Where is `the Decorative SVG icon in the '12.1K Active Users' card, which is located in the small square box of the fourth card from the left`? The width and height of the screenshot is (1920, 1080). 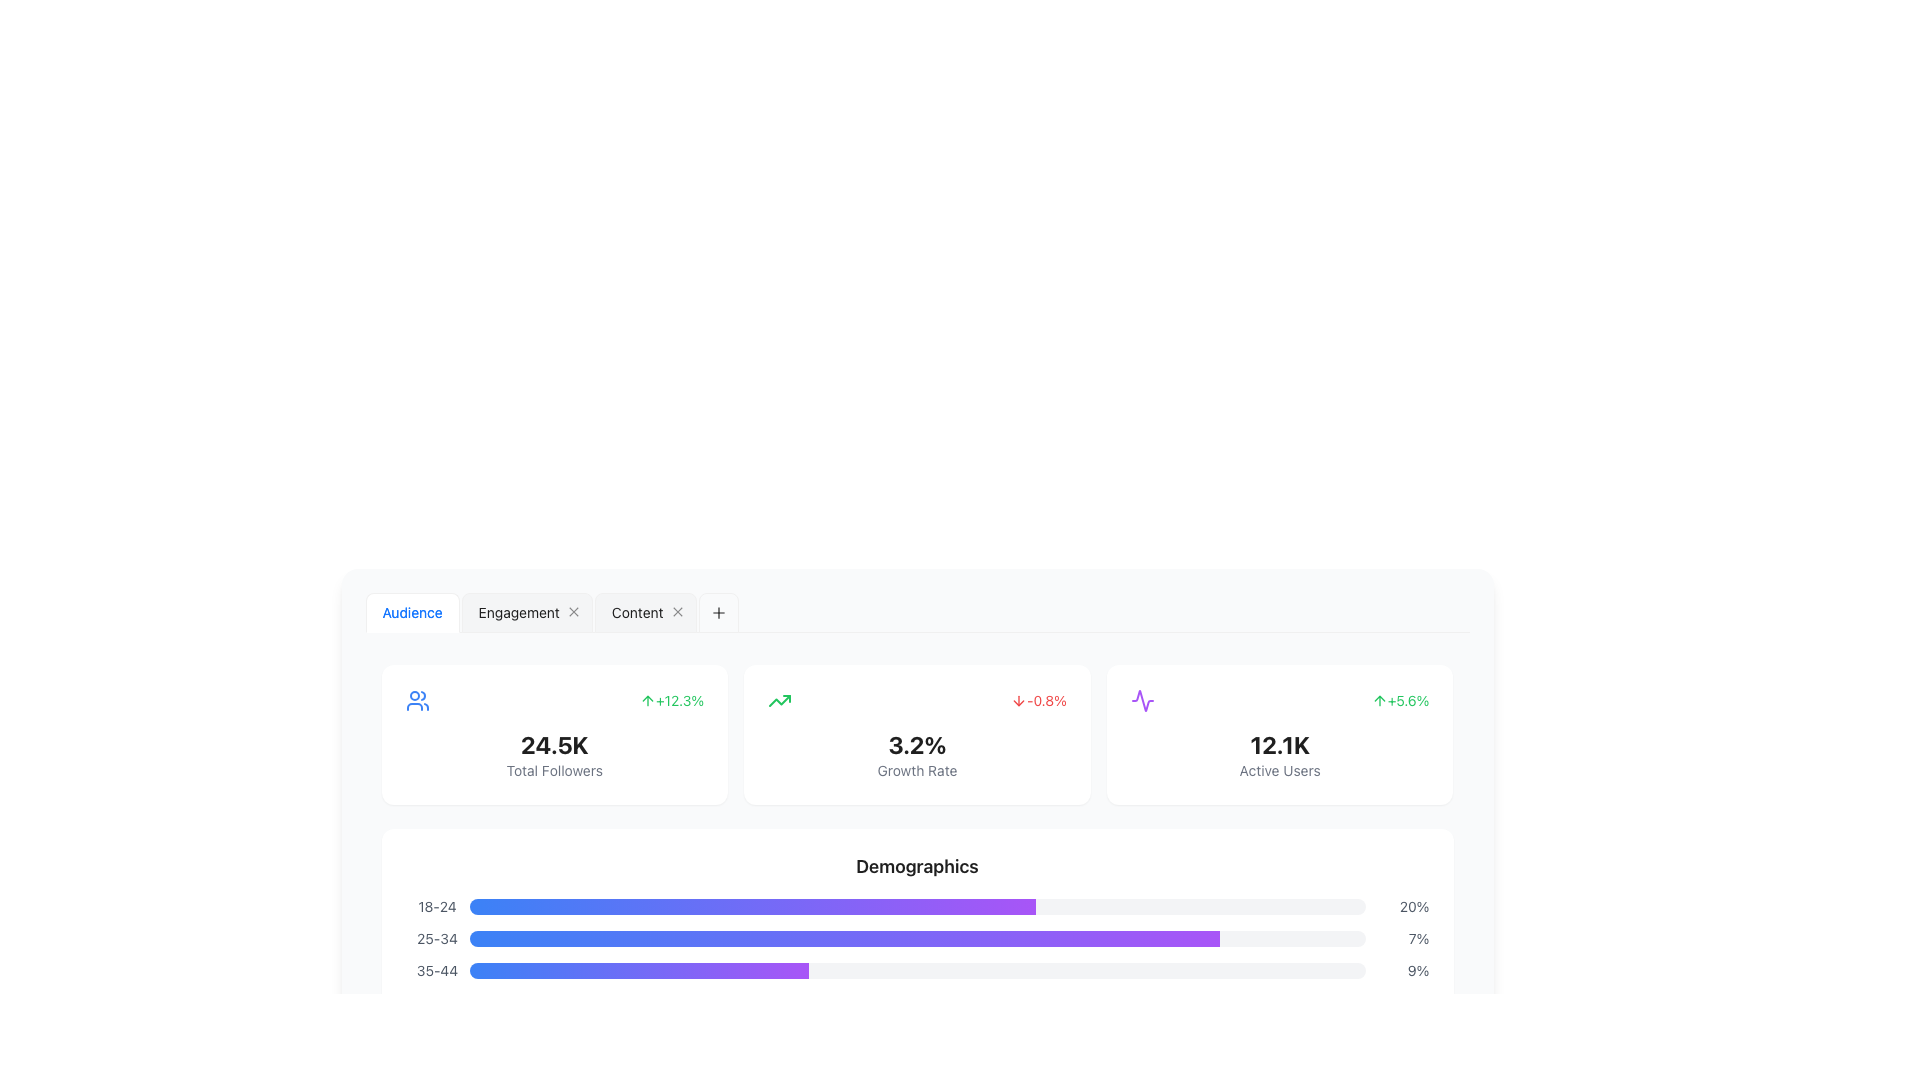 the Decorative SVG icon in the '12.1K Active Users' card, which is located in the small square box of the fourth card from the left is located at coordinates (1142, 700).